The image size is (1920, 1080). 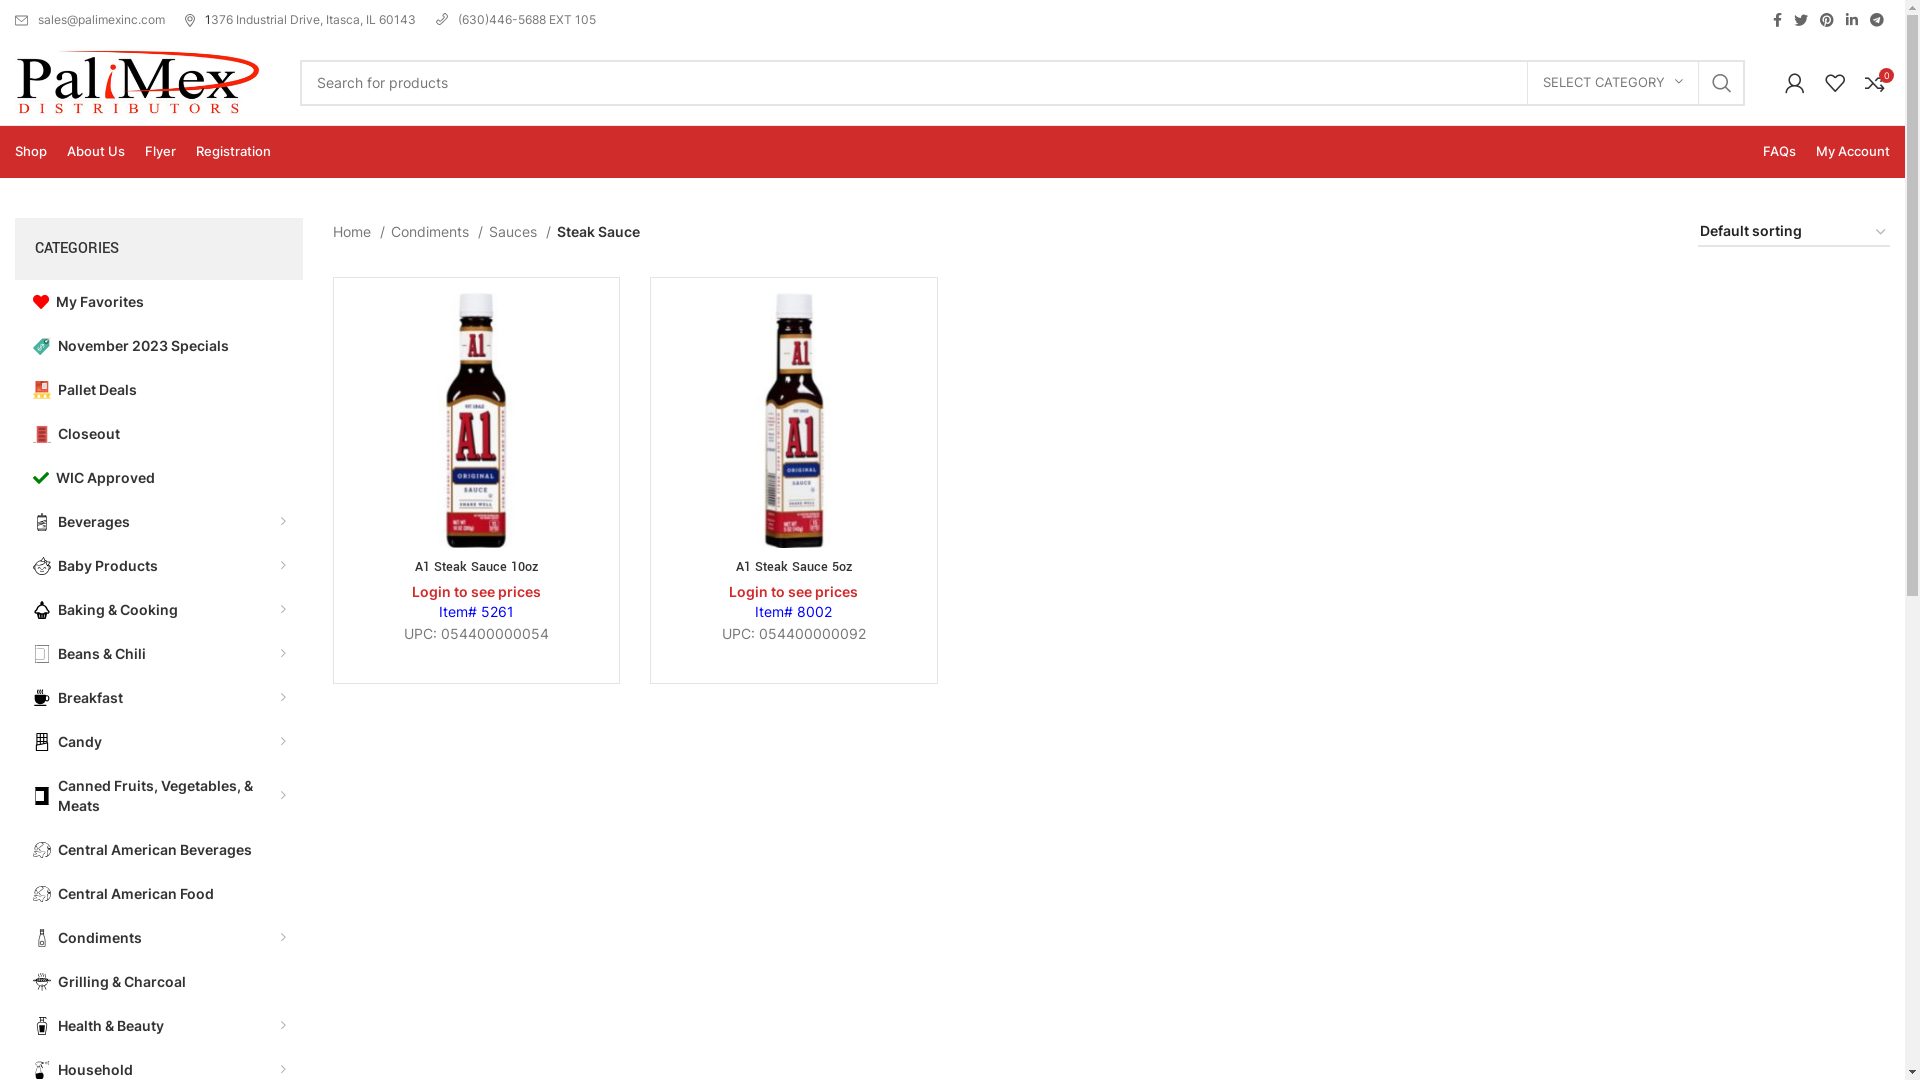 I want to click on 'baby-svgrepo-com', so click(x=42, y=566).